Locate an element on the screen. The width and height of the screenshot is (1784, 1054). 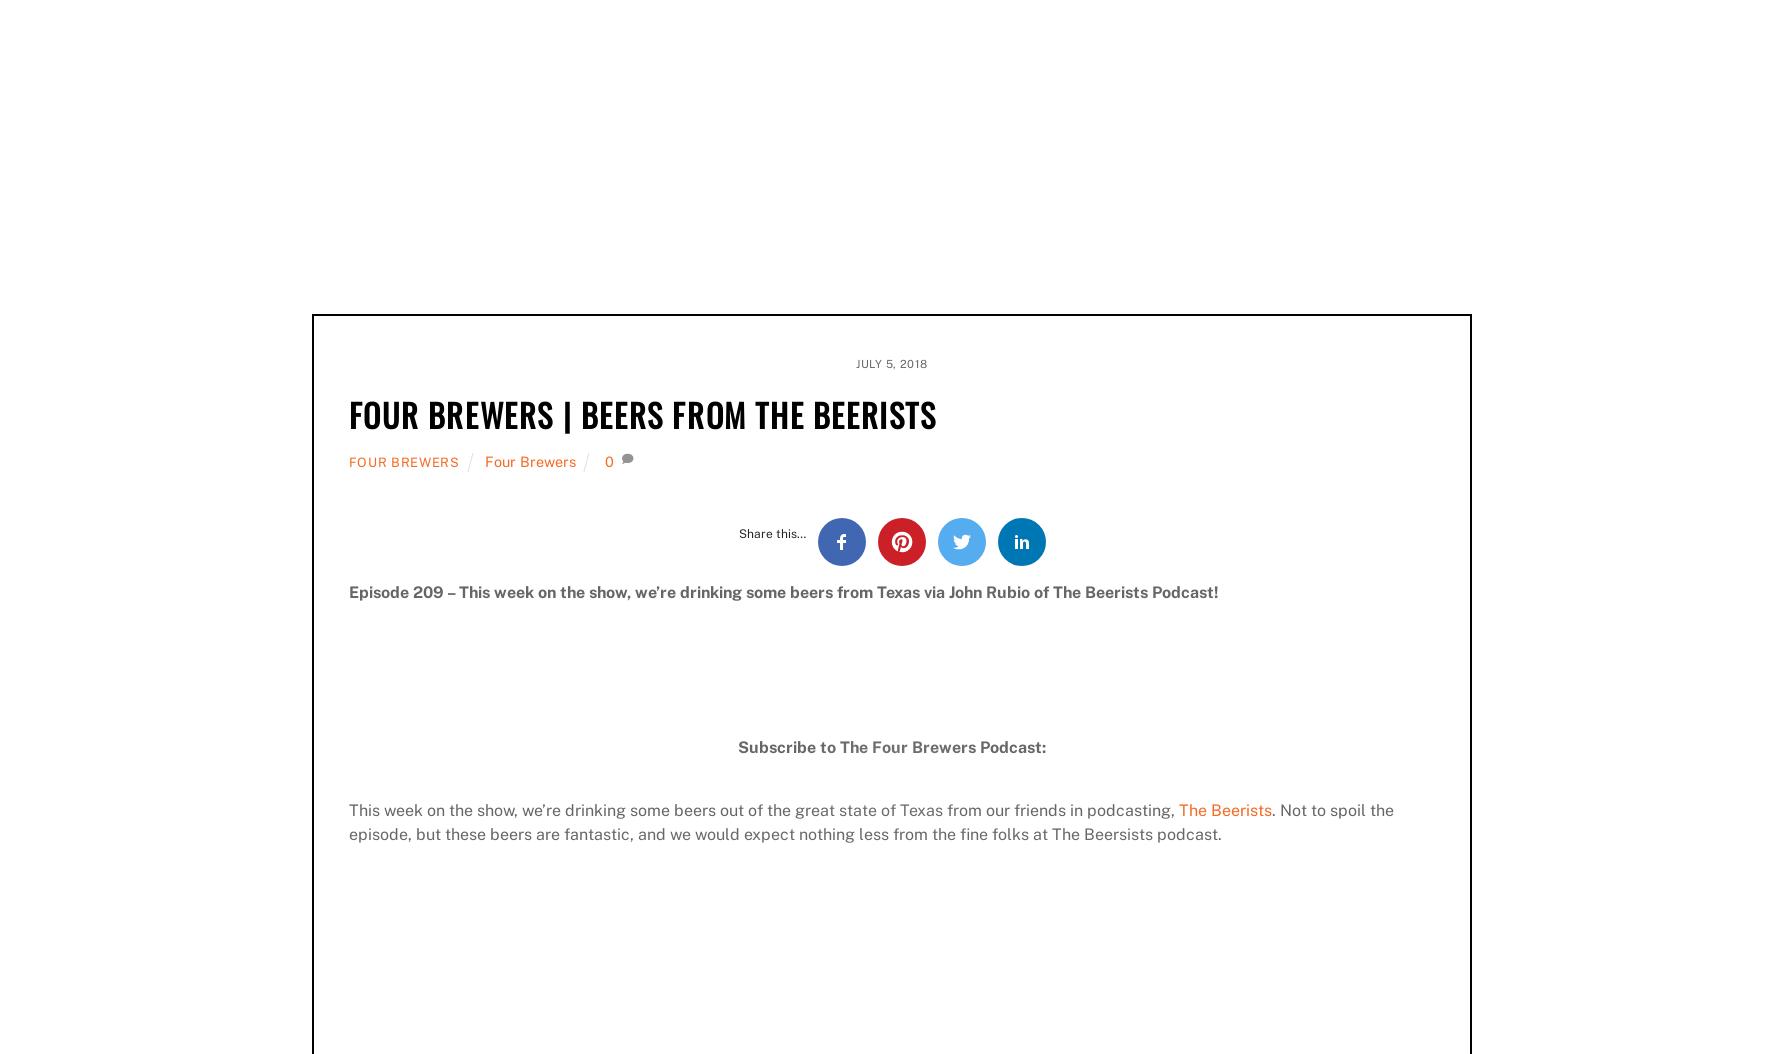
'Four Brewers | Cellar Slendering With Jesse Friedman' is located at coordinates (1258, 511).